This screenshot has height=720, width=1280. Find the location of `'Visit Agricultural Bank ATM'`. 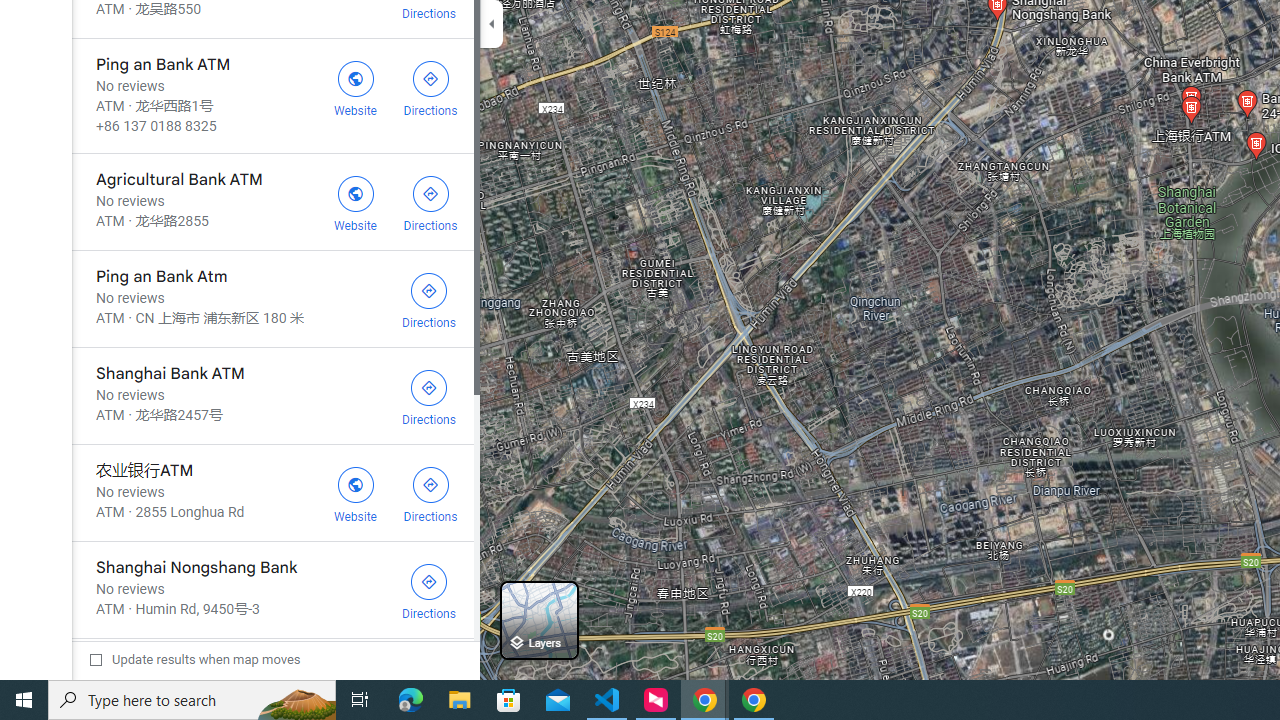

'Visit Agricultural Bank ATM' is located at coordinates (355, 201).